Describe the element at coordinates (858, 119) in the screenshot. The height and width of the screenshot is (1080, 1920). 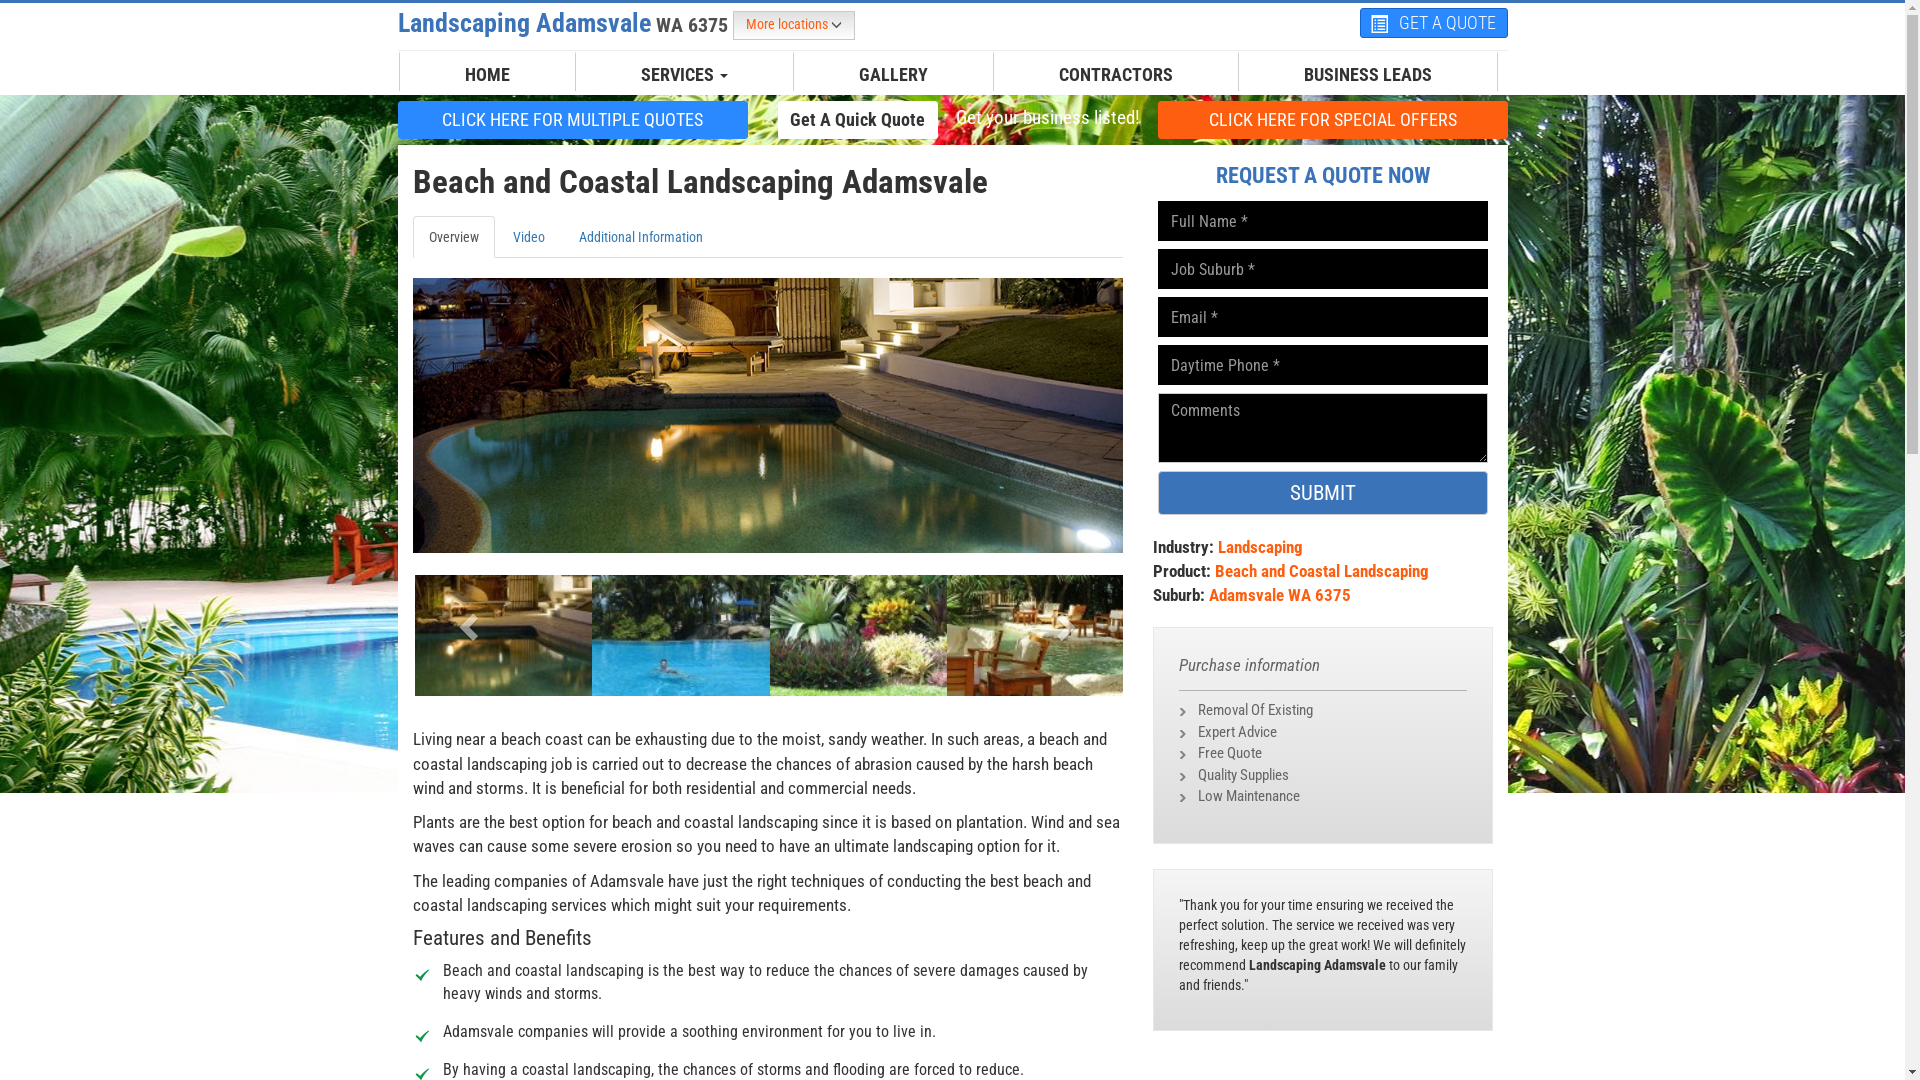
I see `'Get A Quick Quote'` at that location.